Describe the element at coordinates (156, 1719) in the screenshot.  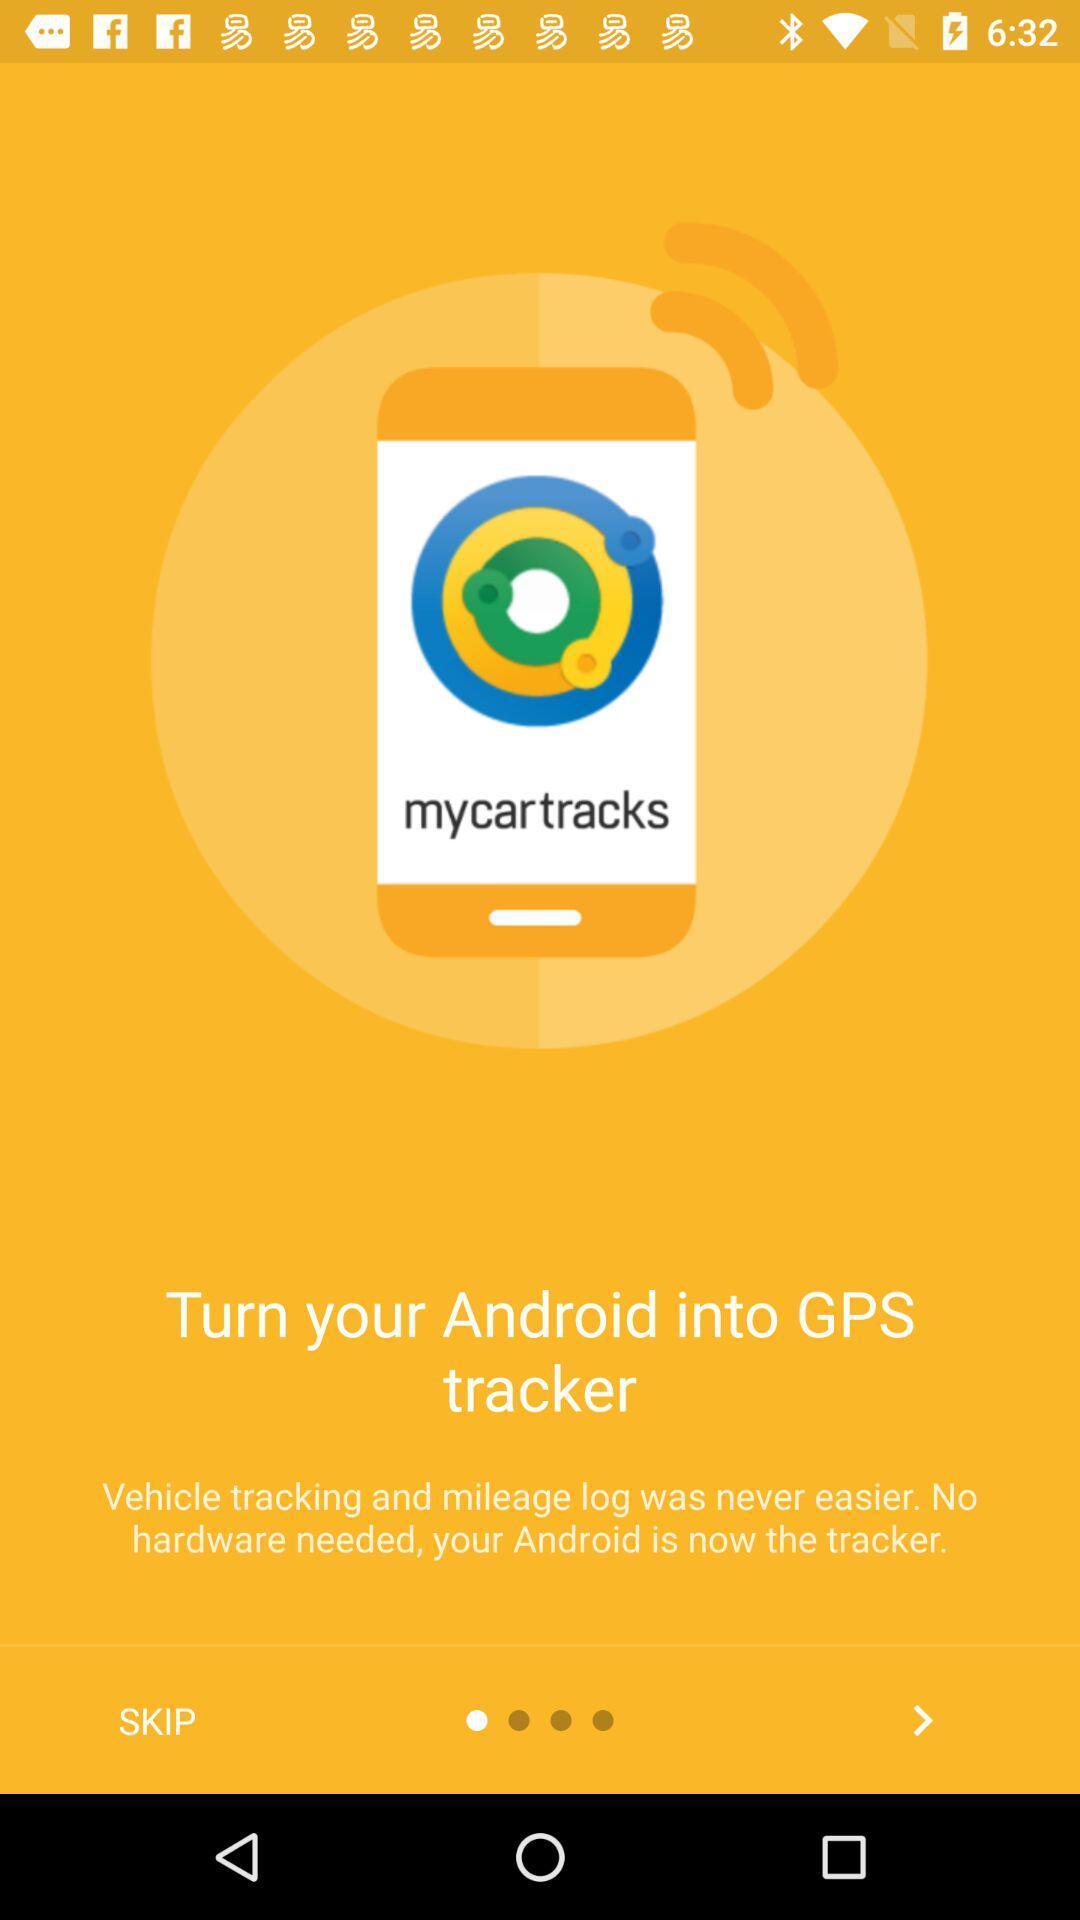
I see `the skip` at that location.